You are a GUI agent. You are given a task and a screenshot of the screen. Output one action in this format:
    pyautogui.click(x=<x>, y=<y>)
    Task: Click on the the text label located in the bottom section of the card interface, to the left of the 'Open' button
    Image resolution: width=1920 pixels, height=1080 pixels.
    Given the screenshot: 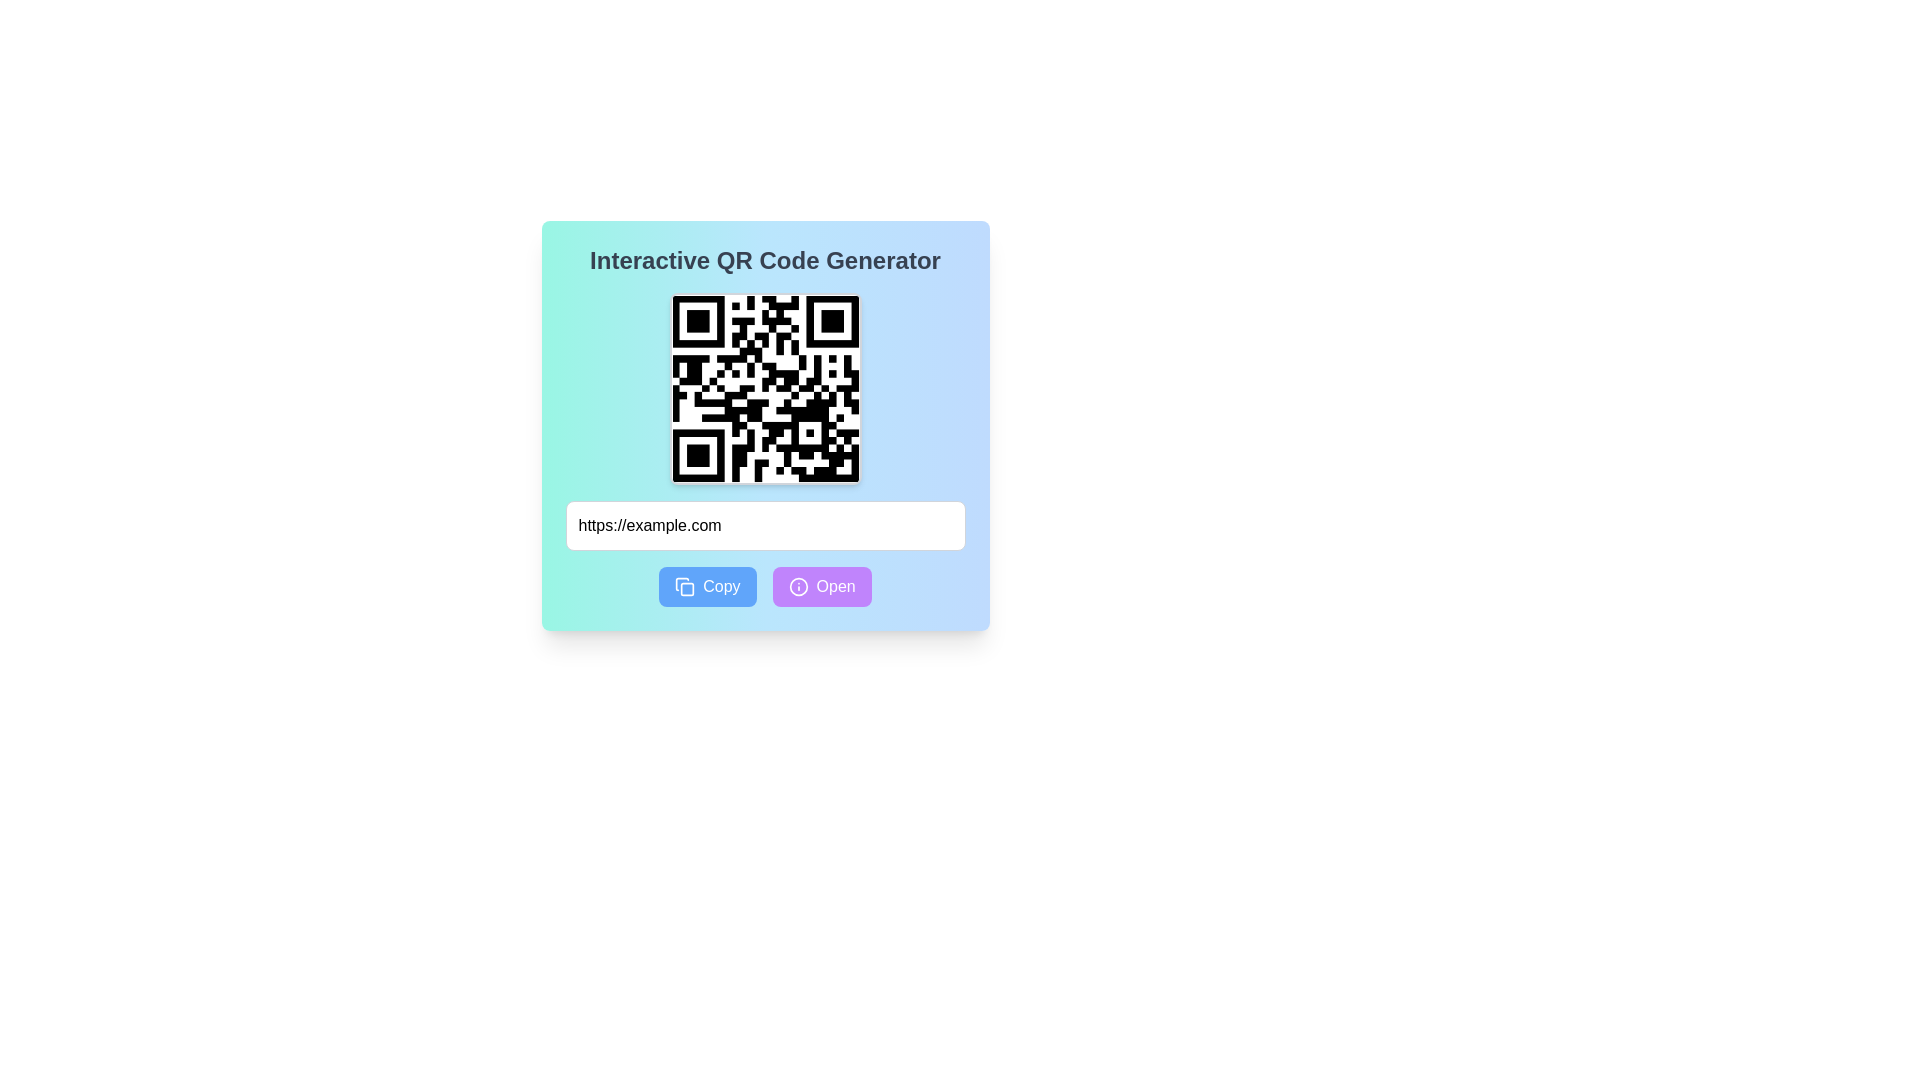 What is the action you would take?
    pyautogui.click(x=720, y=585)
    